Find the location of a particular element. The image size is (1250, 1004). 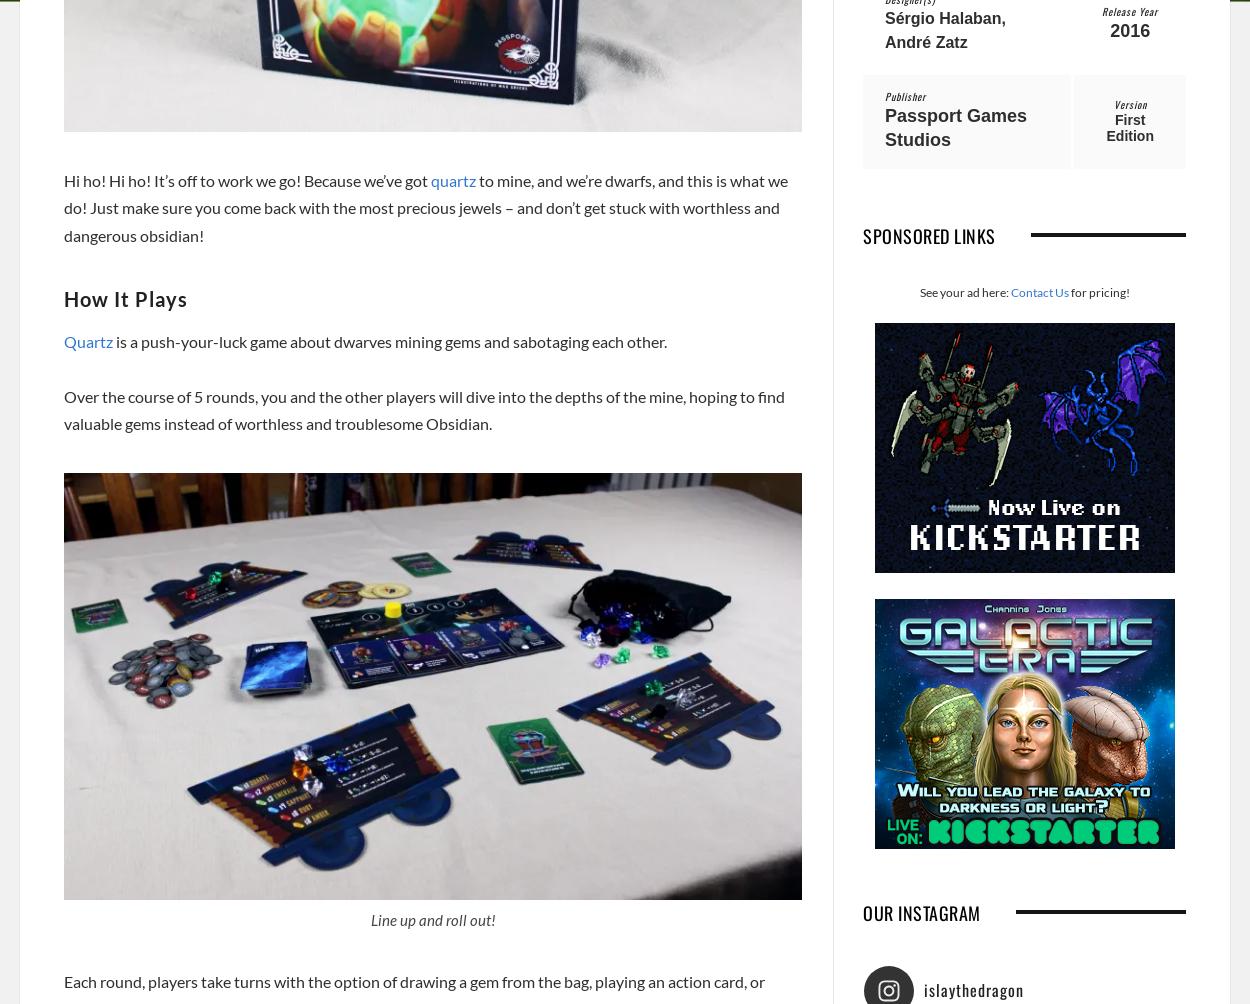

'Sérgio Halaban, André Zatz' is located at coordinates (944, 29).